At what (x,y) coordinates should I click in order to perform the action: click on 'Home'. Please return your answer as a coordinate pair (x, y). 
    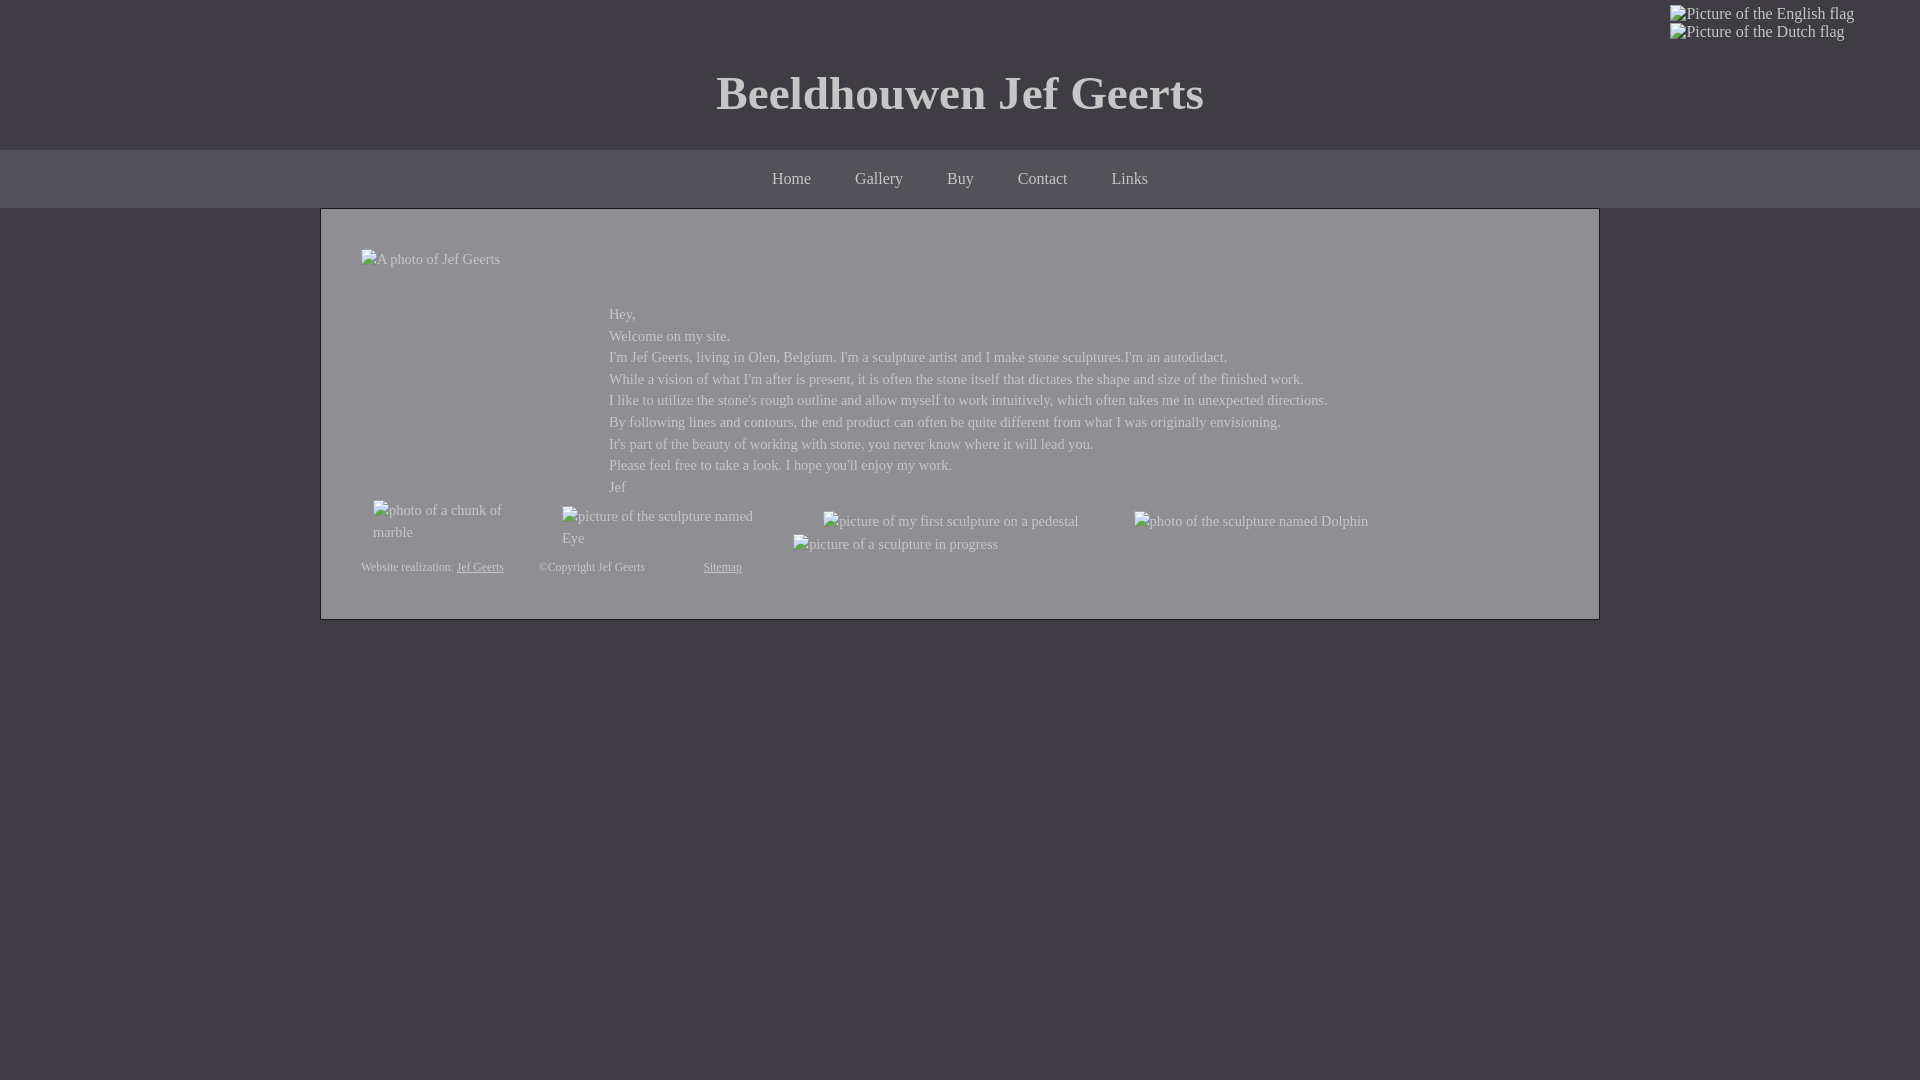
    Looking at the image, I should click on (790, 177).